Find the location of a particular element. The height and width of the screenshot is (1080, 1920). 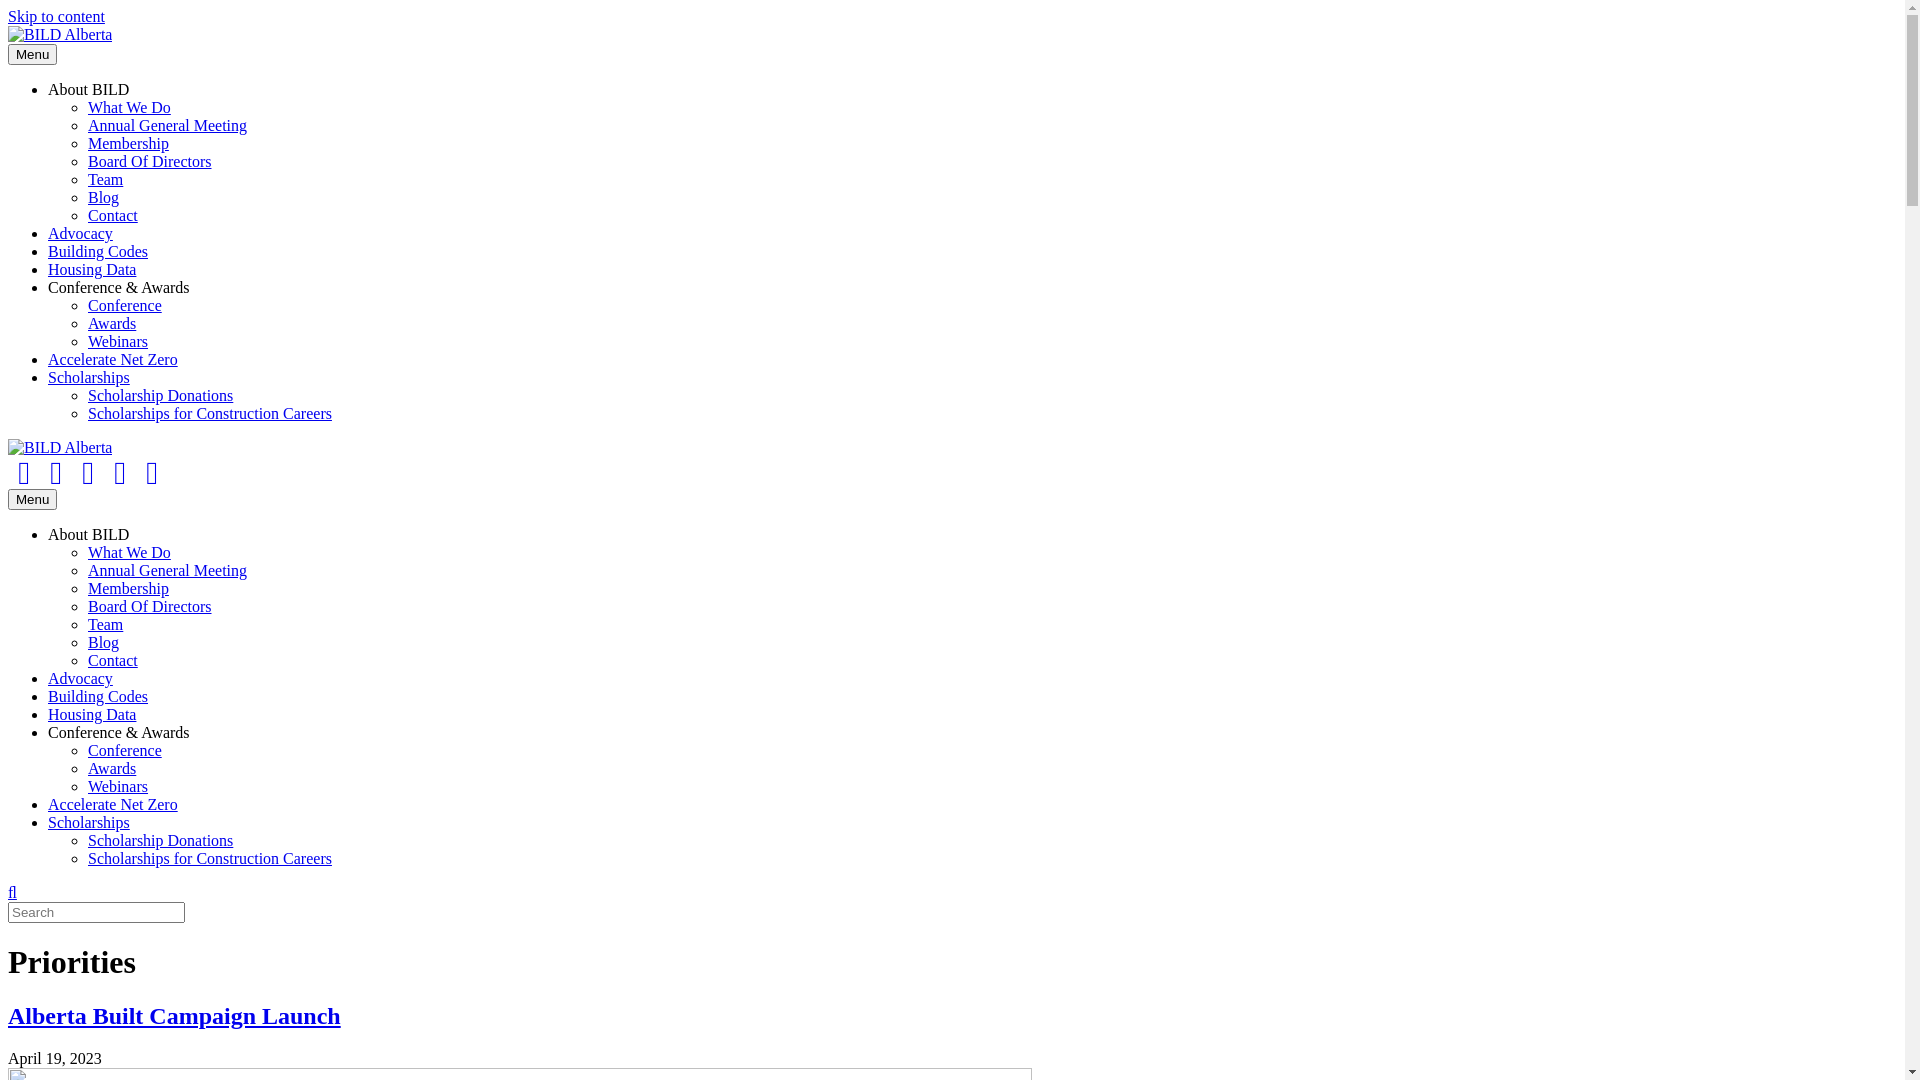

'Conference' is located at coordinates (123, 305).